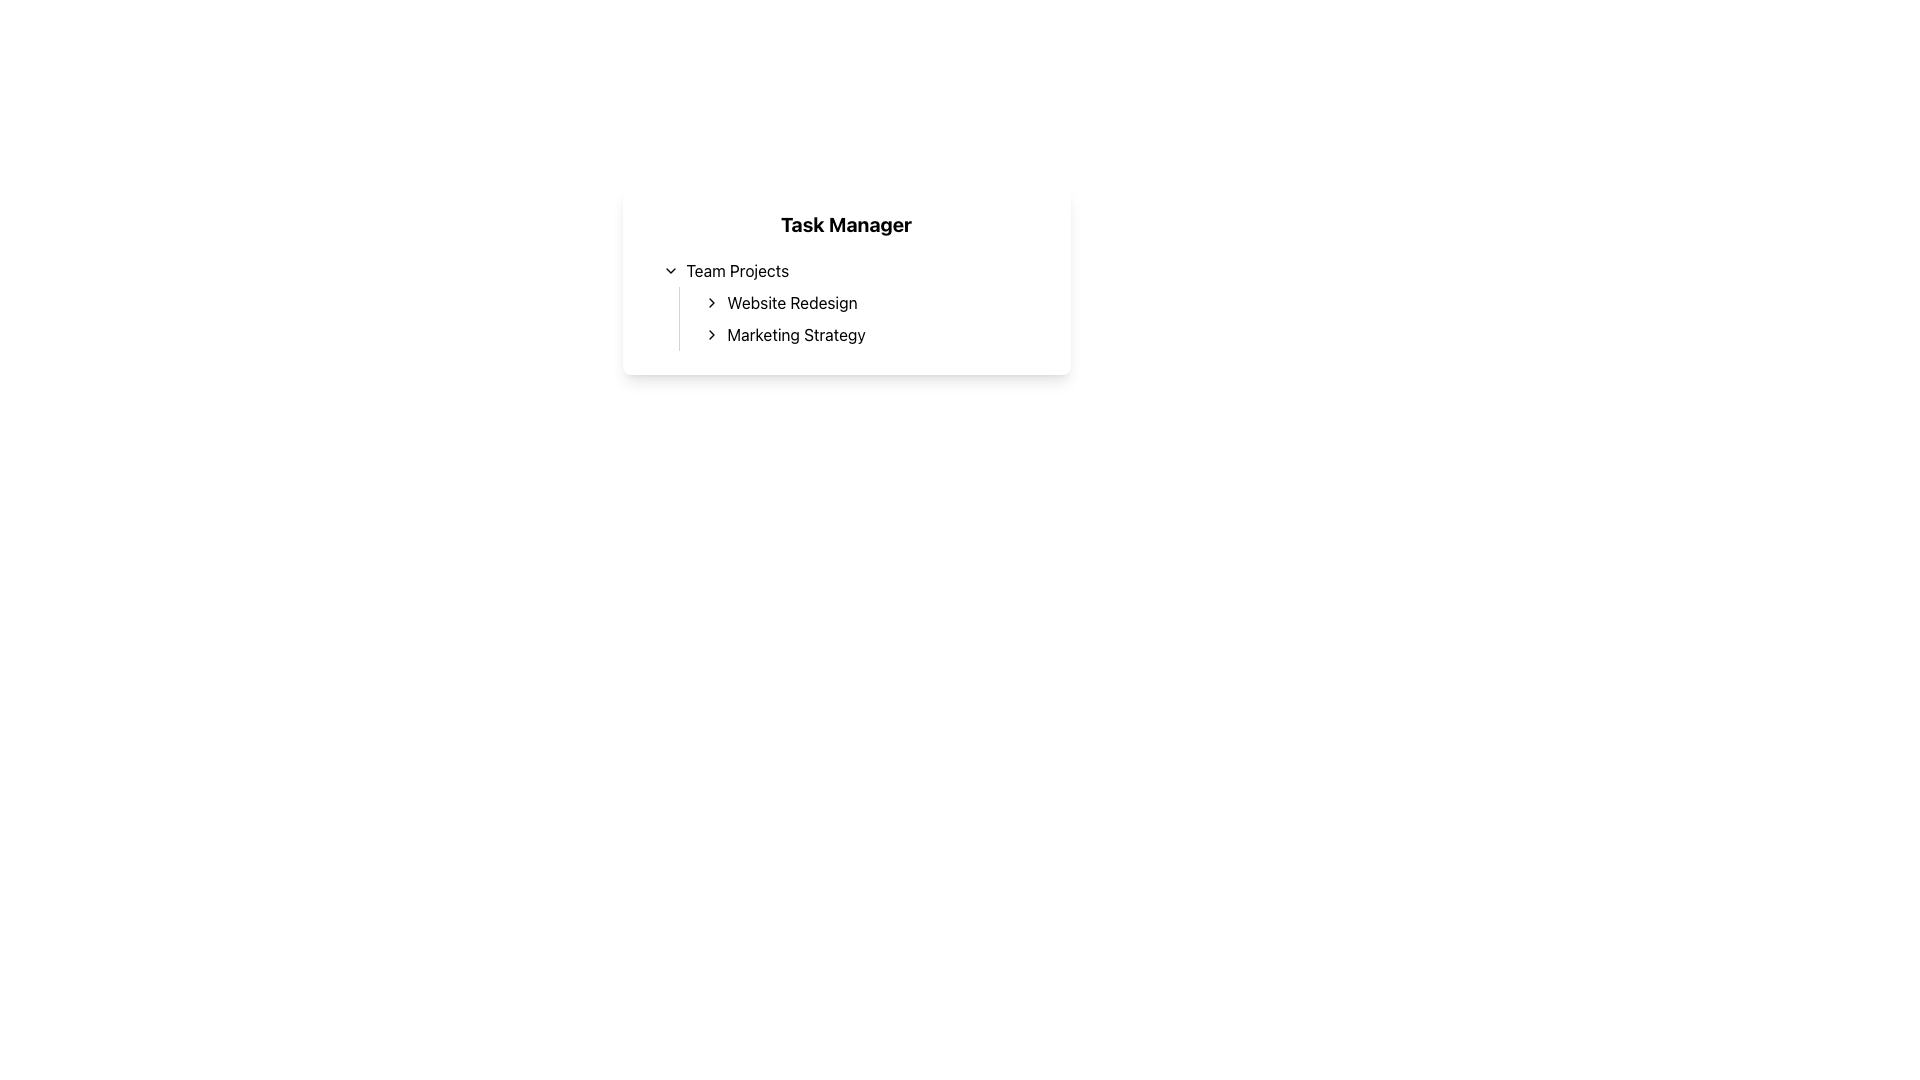 This screenshot has height=1080, width=1920. I want to click on the right-pointing chevron icon located to the left of the text 'Marketing Strategy', so click(711, 334).